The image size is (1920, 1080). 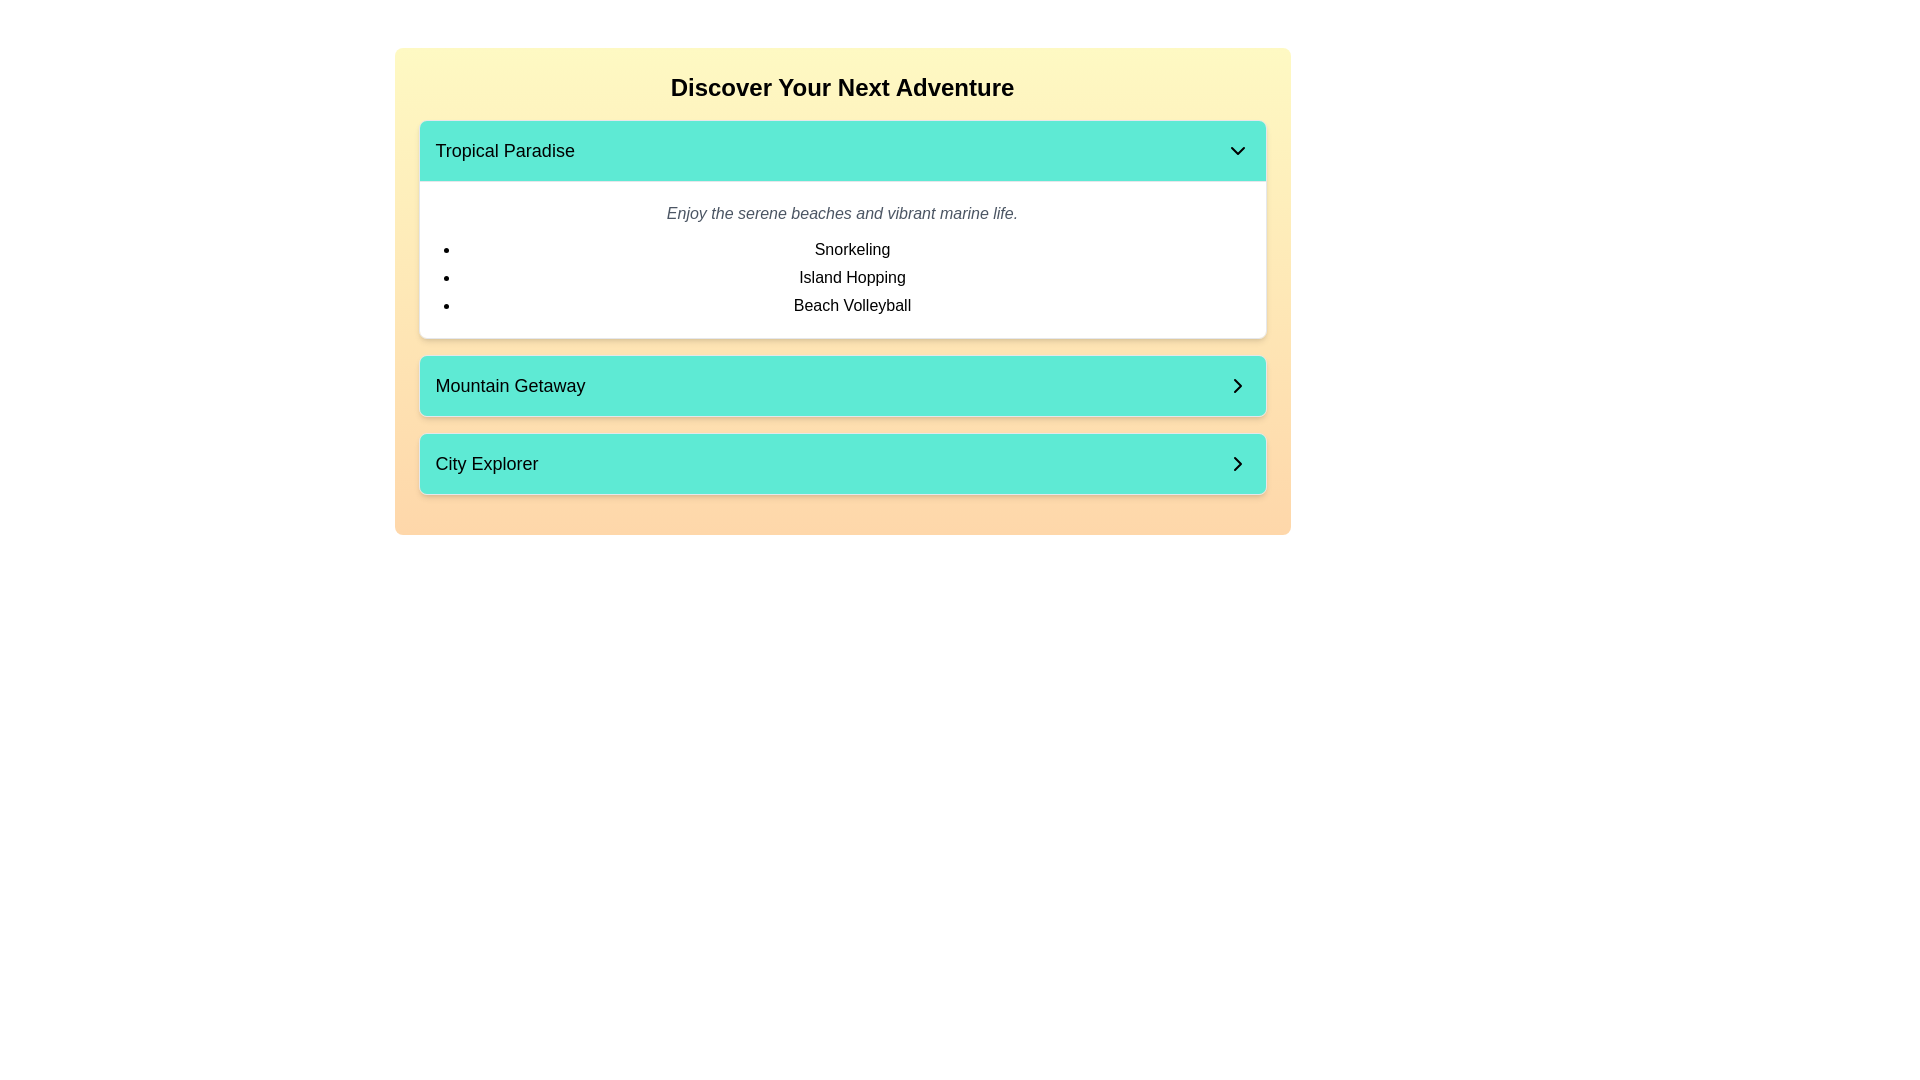 I want to click on the chevron icon located on the rightmost side of the 'City Explorer' button, so click(x=1236, y=463).